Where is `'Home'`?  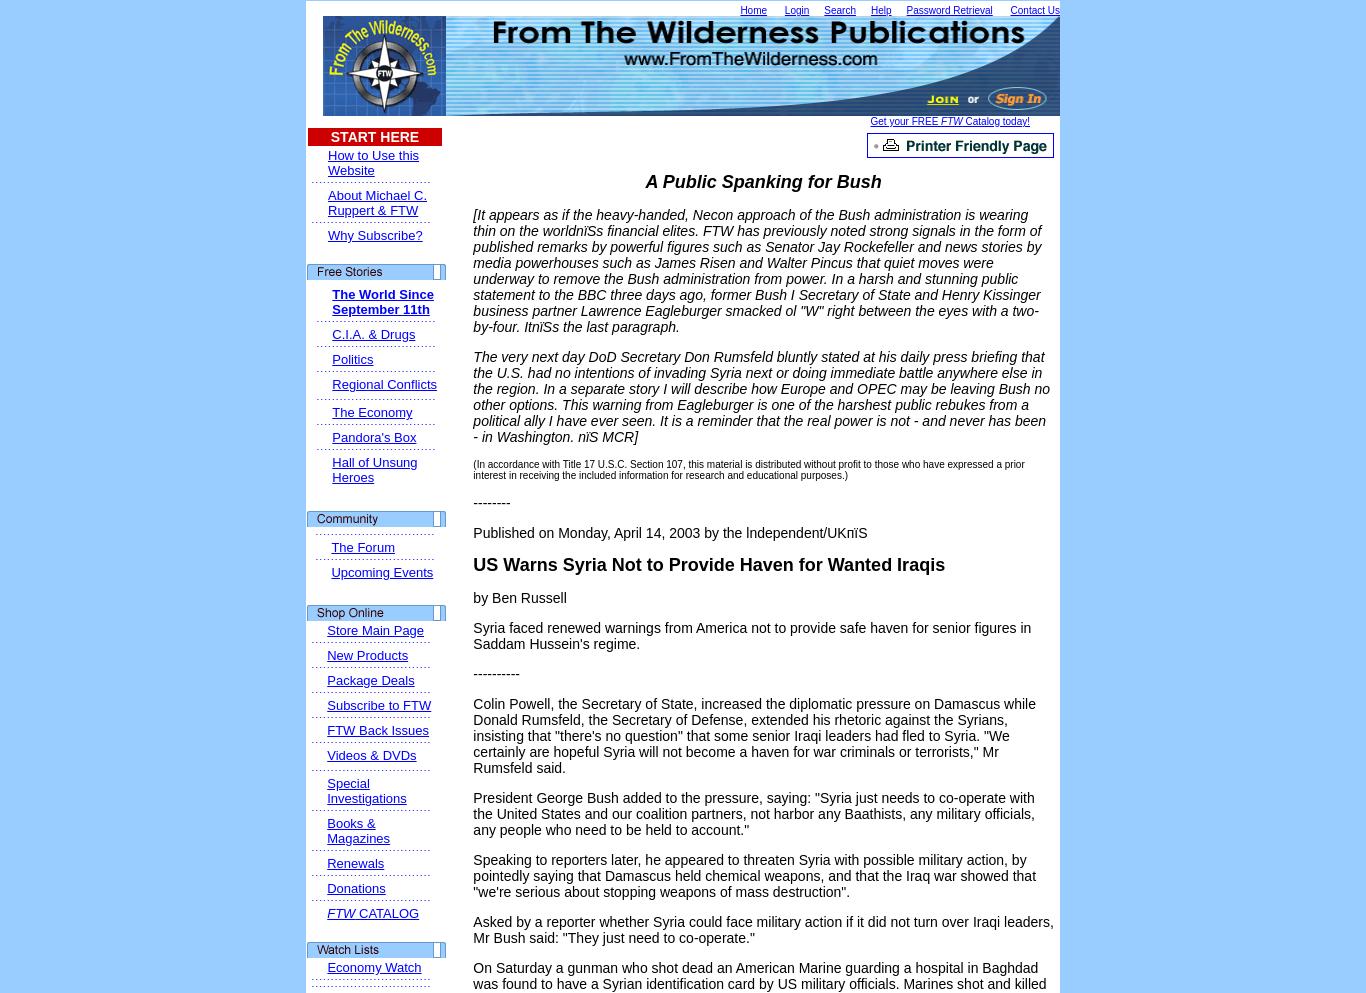
'Home' is located at coordinates (753, 9).